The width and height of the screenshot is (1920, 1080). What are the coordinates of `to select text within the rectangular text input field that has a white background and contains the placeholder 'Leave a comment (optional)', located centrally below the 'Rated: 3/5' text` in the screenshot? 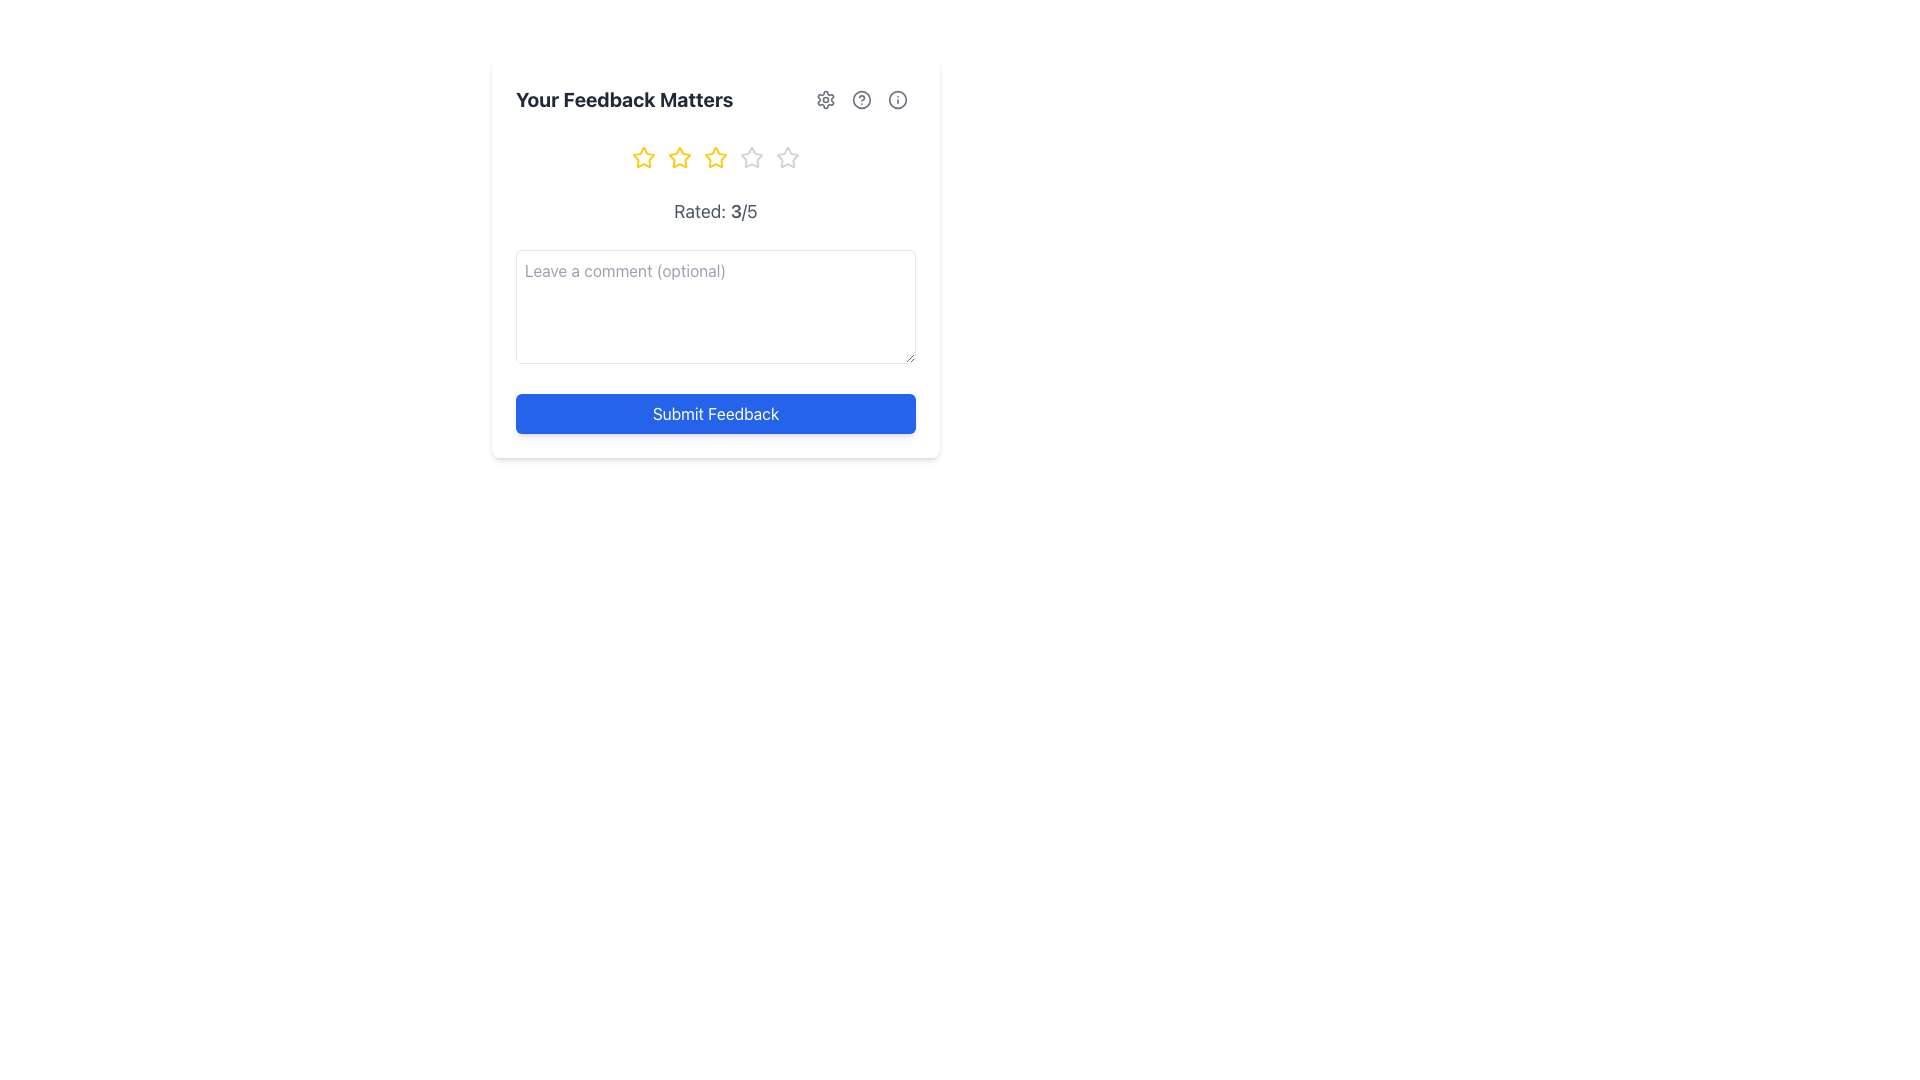 It's located at (715, 257).